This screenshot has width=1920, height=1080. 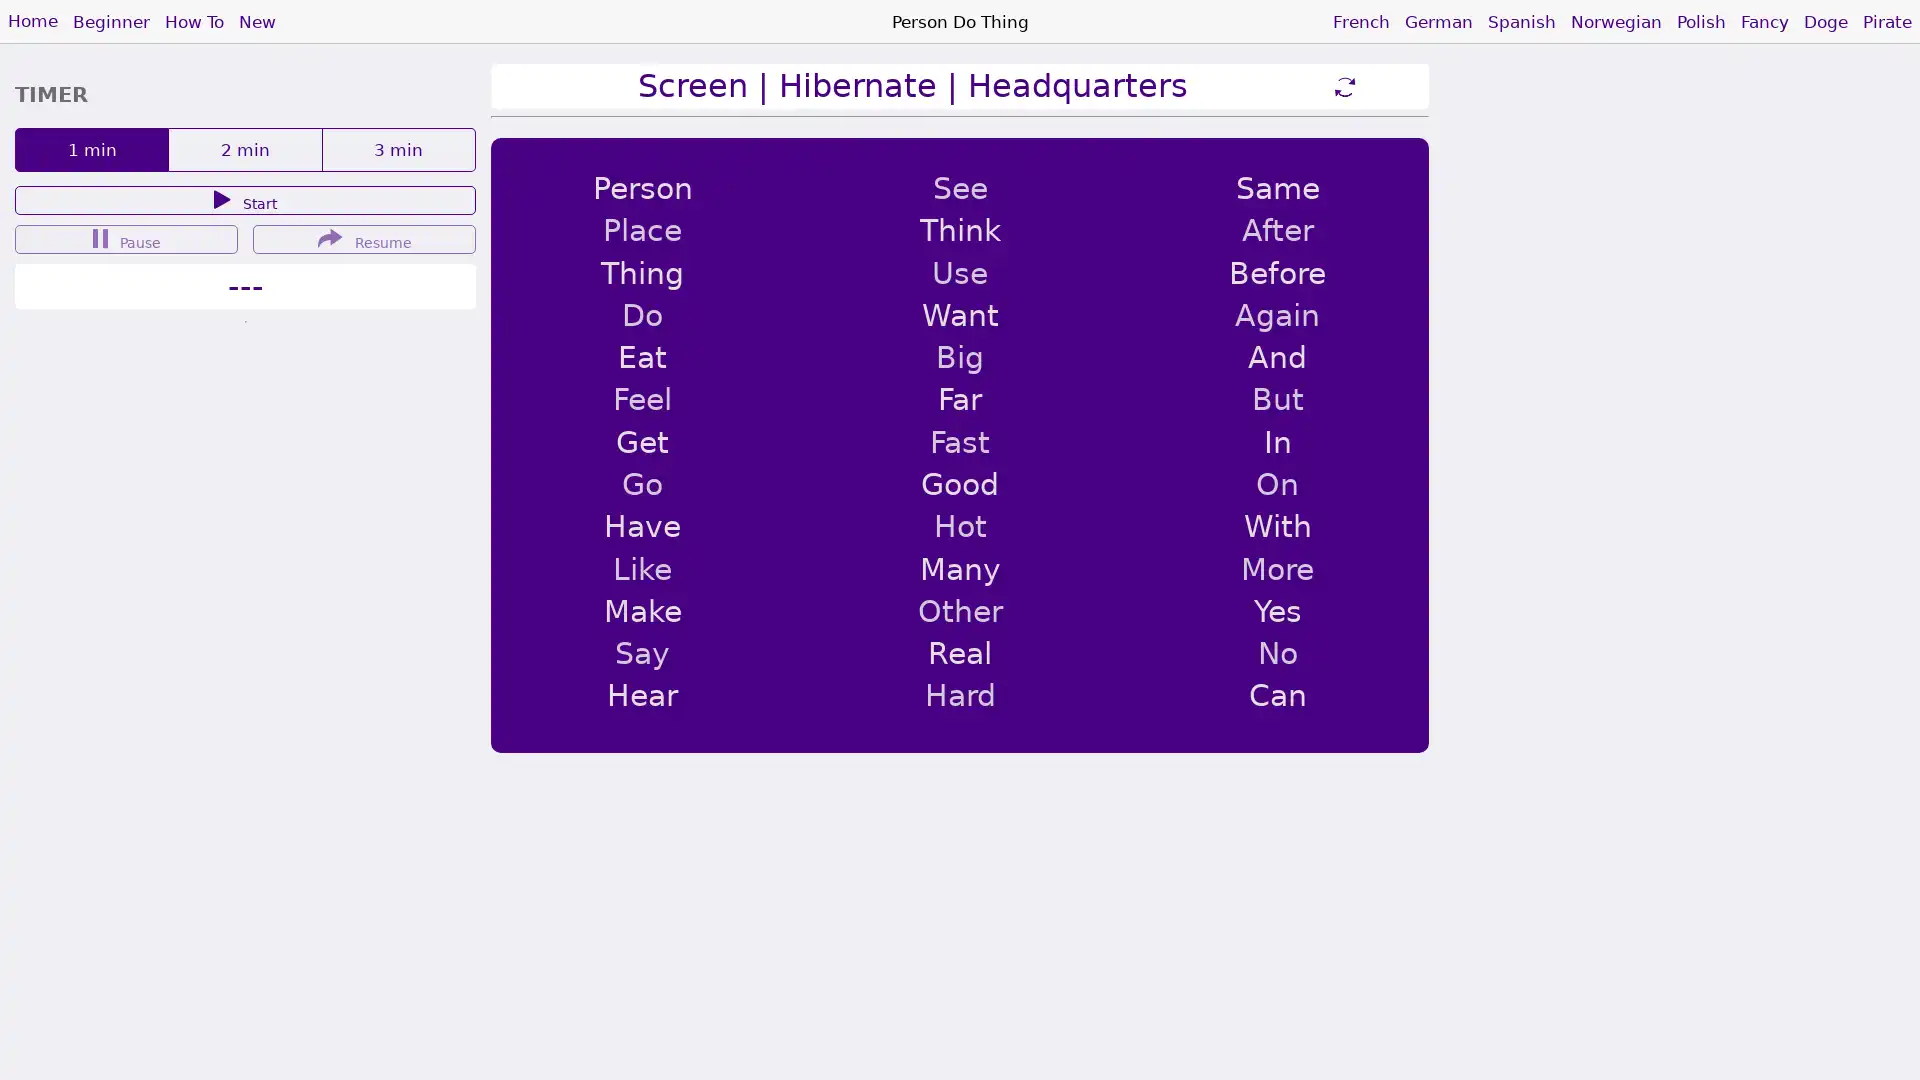 I want to click on 1 min, so click(x=90, y=149).